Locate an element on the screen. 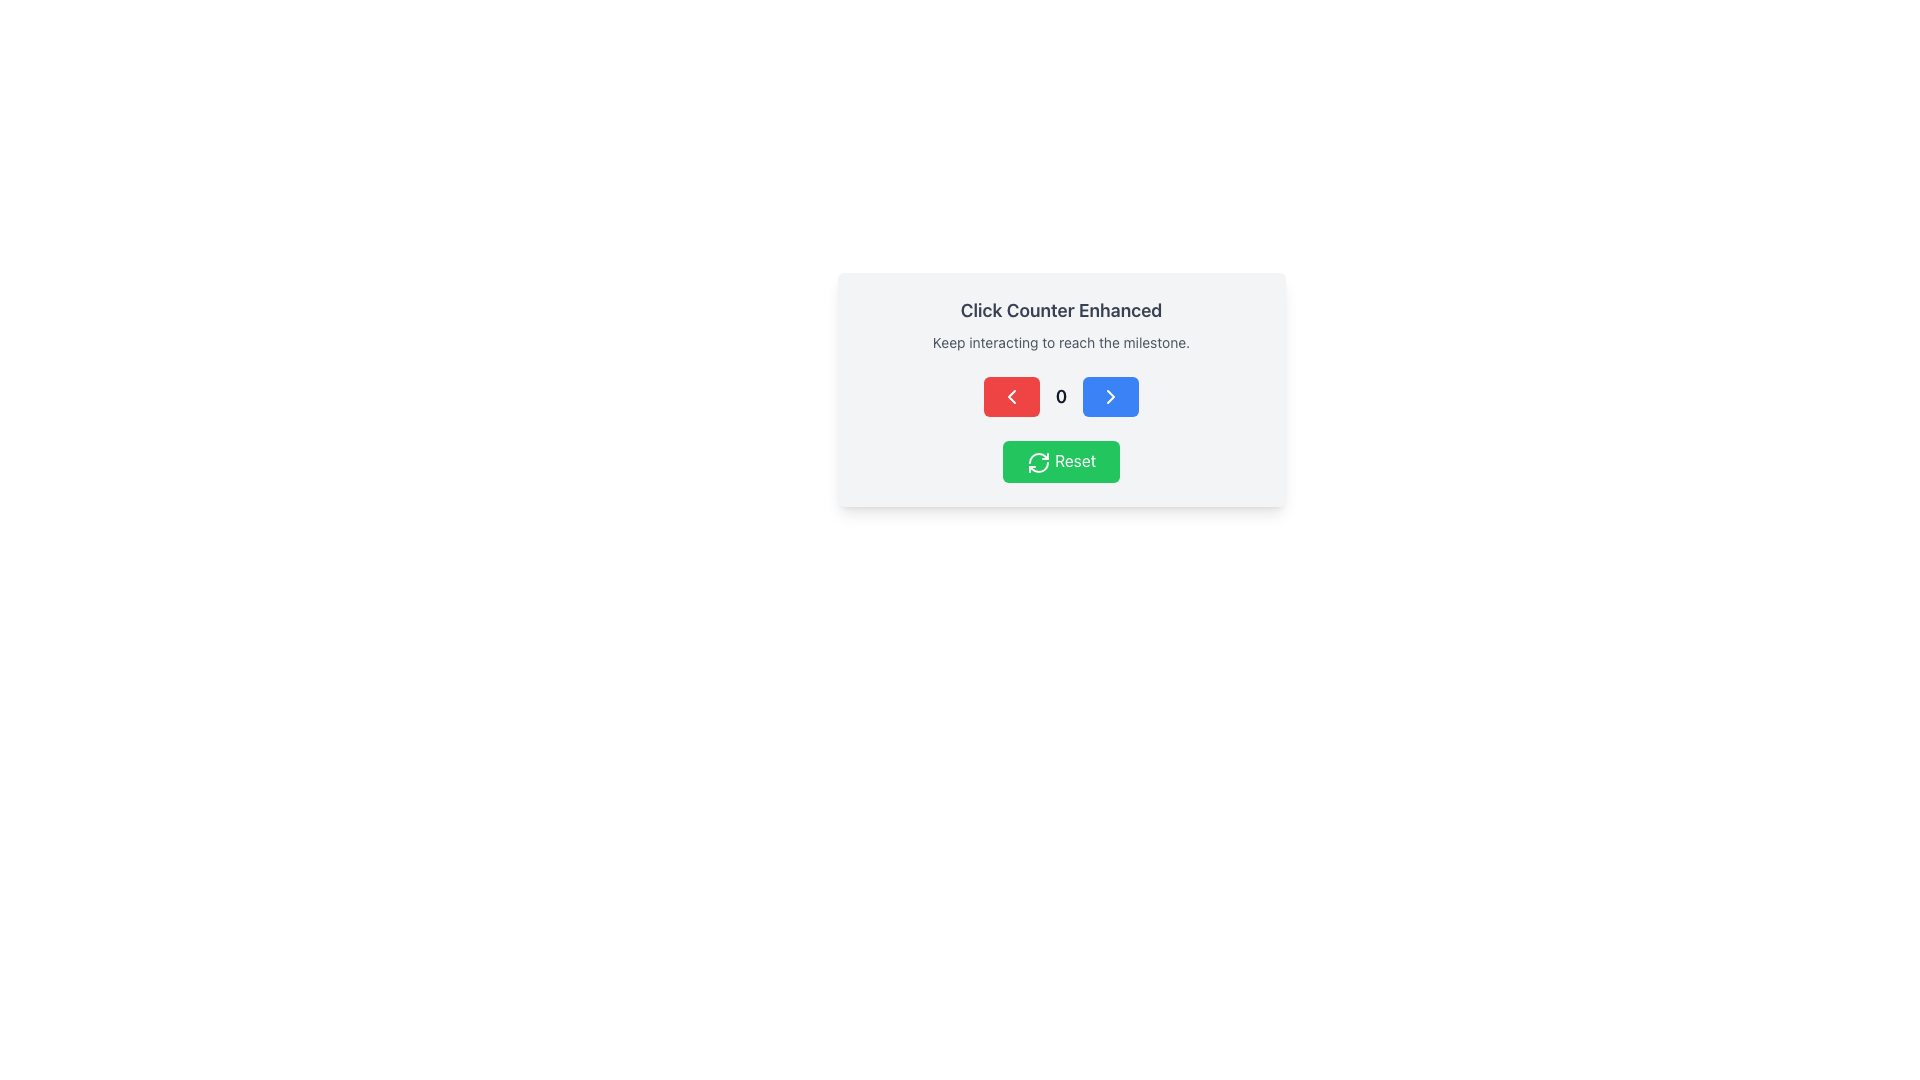 This screenshot has width=1920, height=1080. the rightward chevron arrow icon located at the center of the blue button to increment the counter is located at coordinates (1110, 397).